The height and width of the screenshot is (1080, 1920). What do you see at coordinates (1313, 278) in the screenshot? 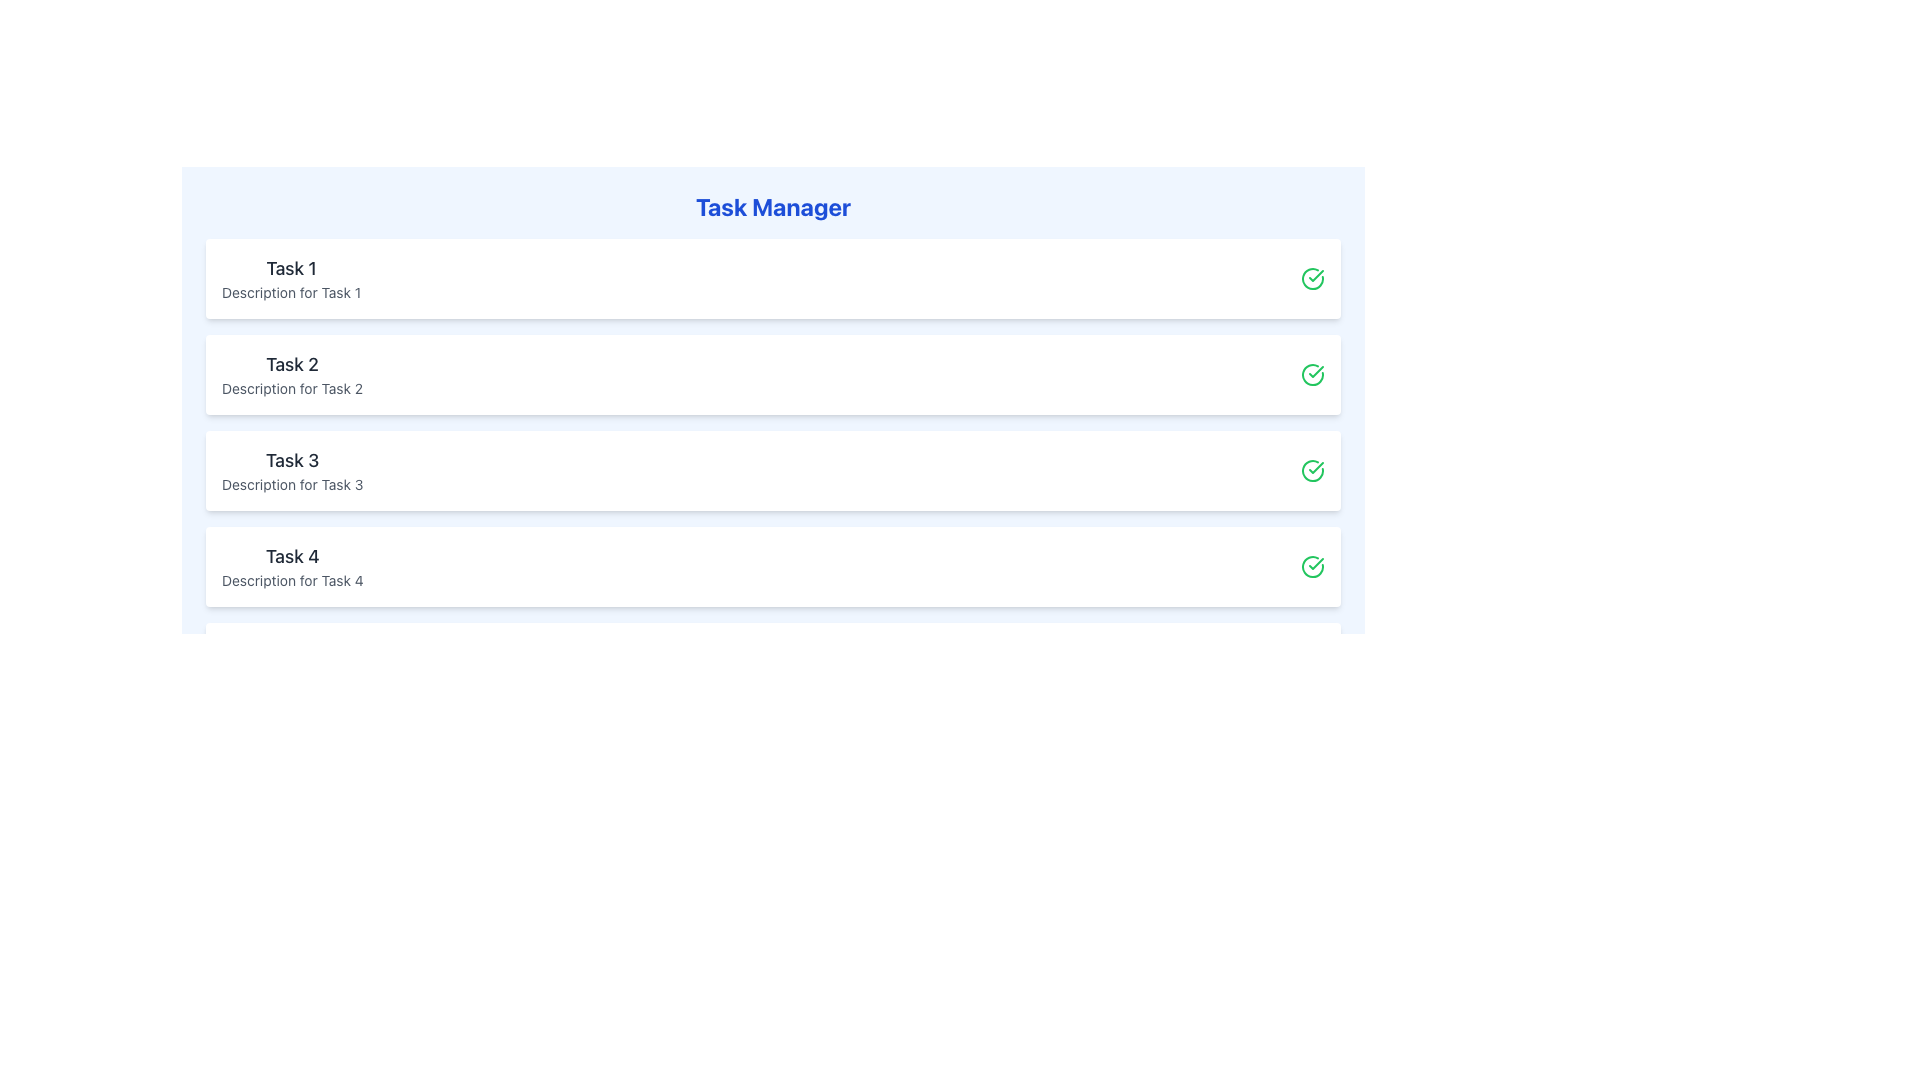
I see `the checkmark icon indicating the completion status of 'Task 1'` at bounding box center [1313, 278].